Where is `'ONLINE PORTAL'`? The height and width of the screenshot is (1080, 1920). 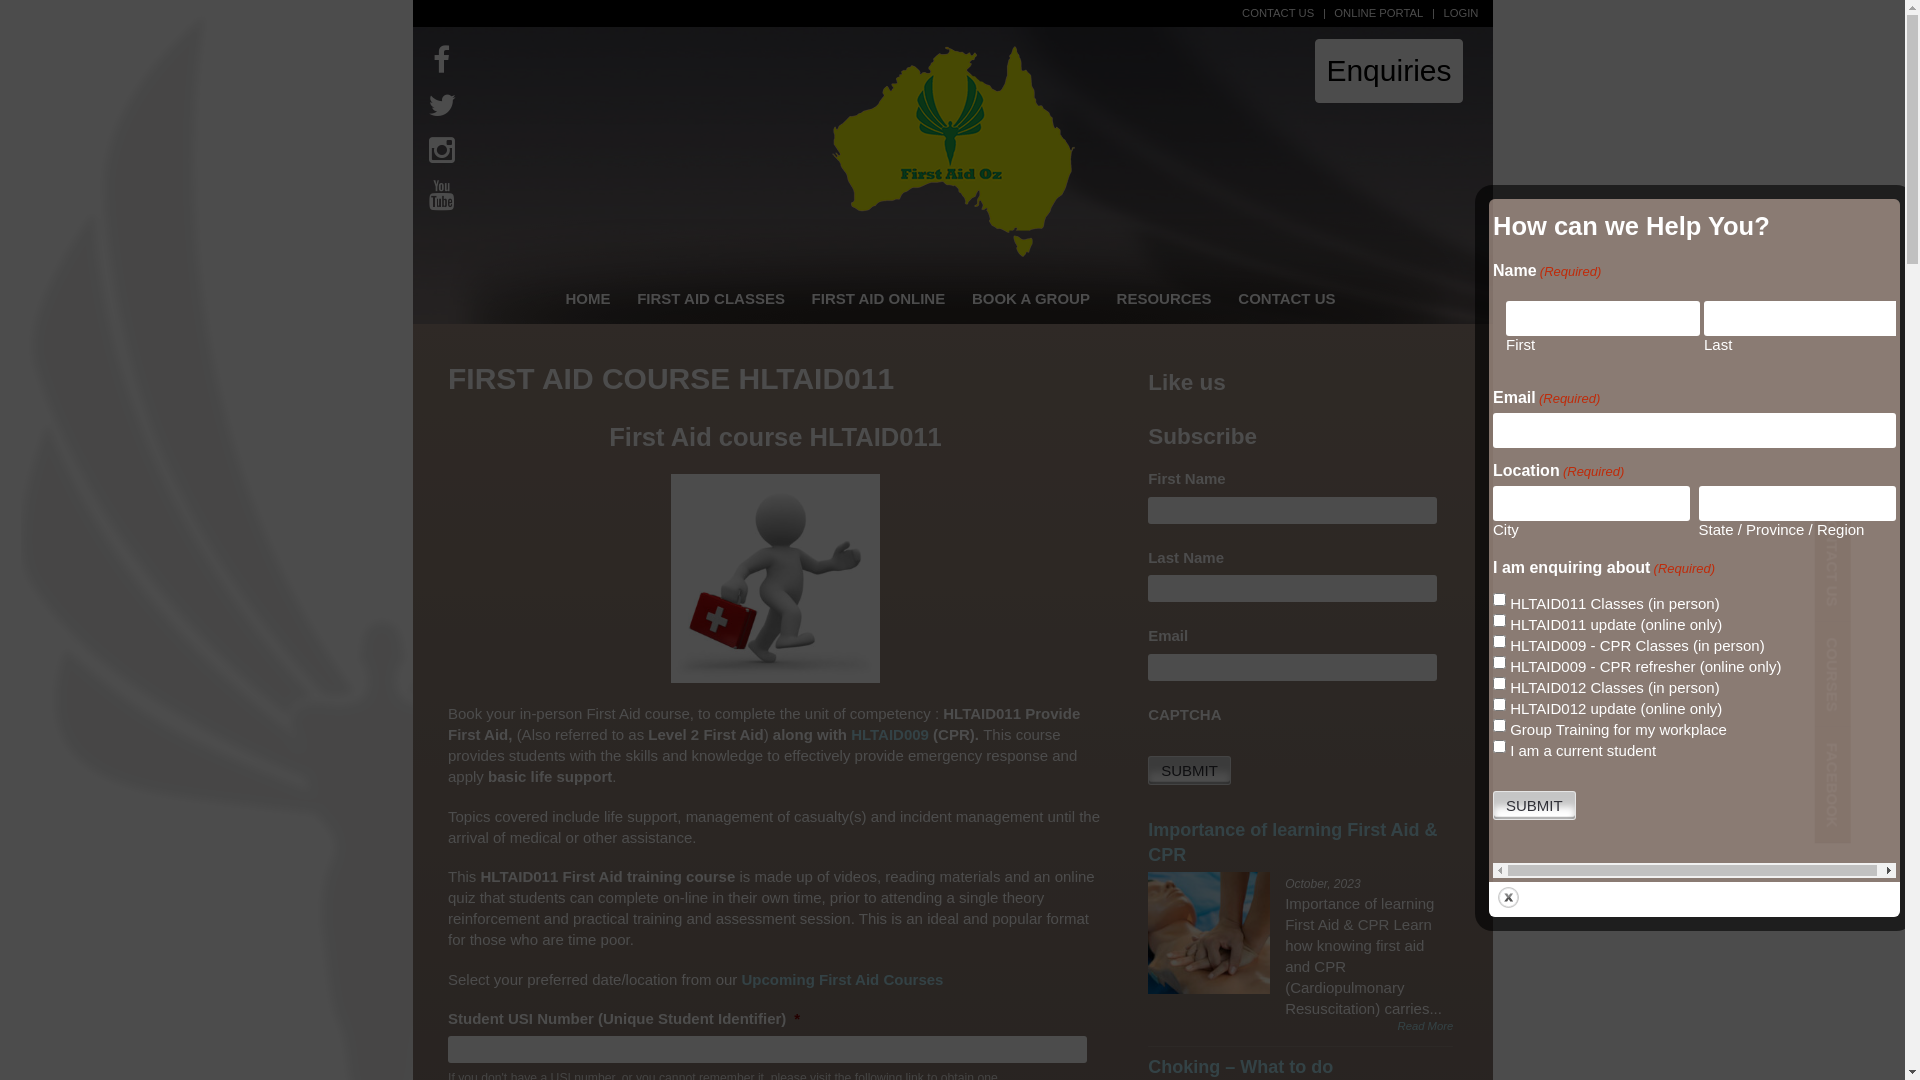 'ONLINE PORTAL' is located at coordinates (1373, 12).